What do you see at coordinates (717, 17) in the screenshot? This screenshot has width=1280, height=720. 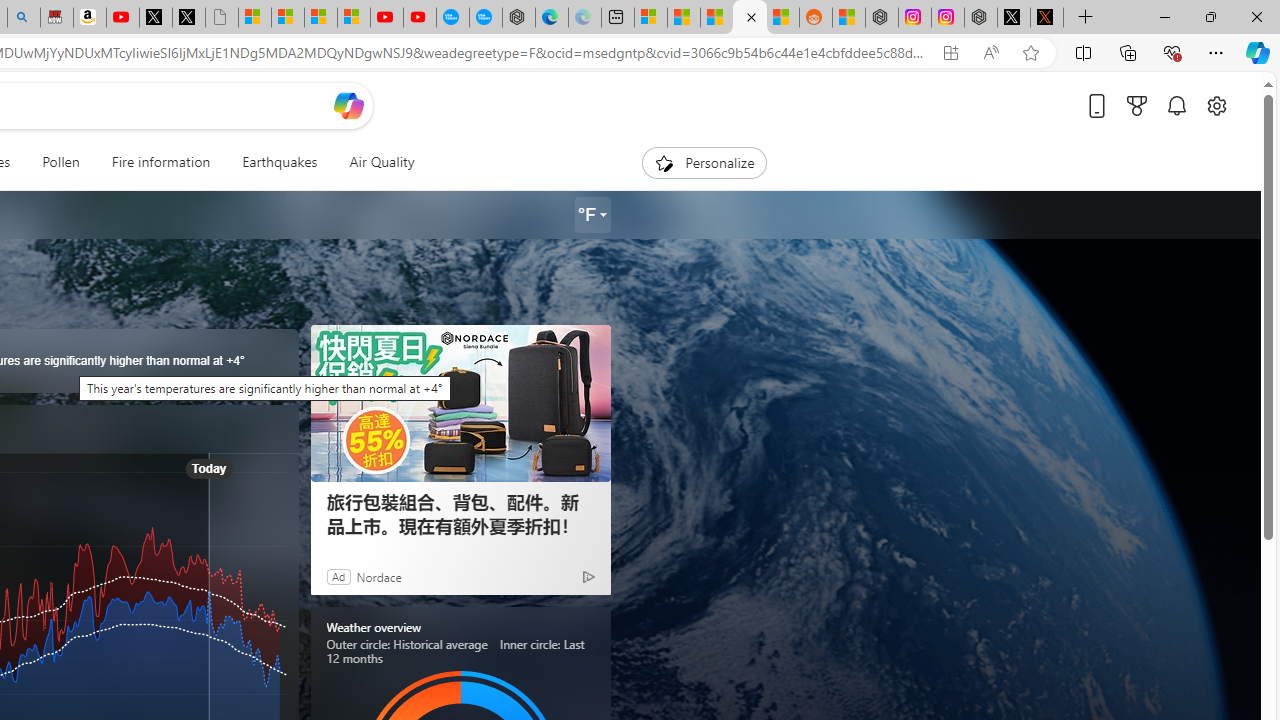 I see `'Shanghai, China hourly forecast | Microsoft Weather'` at bounding box center [717, 17].